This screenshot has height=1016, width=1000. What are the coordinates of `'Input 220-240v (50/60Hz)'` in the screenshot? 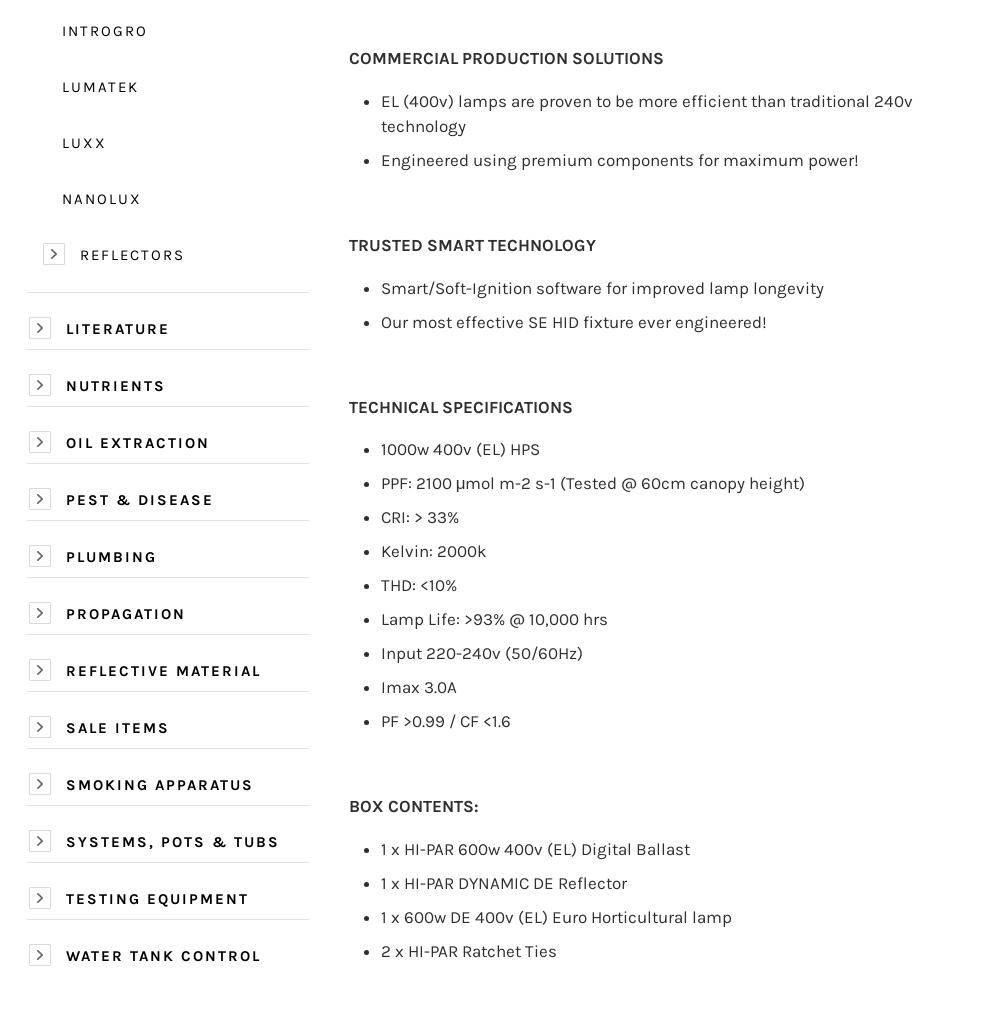 It's located at (480, 651).